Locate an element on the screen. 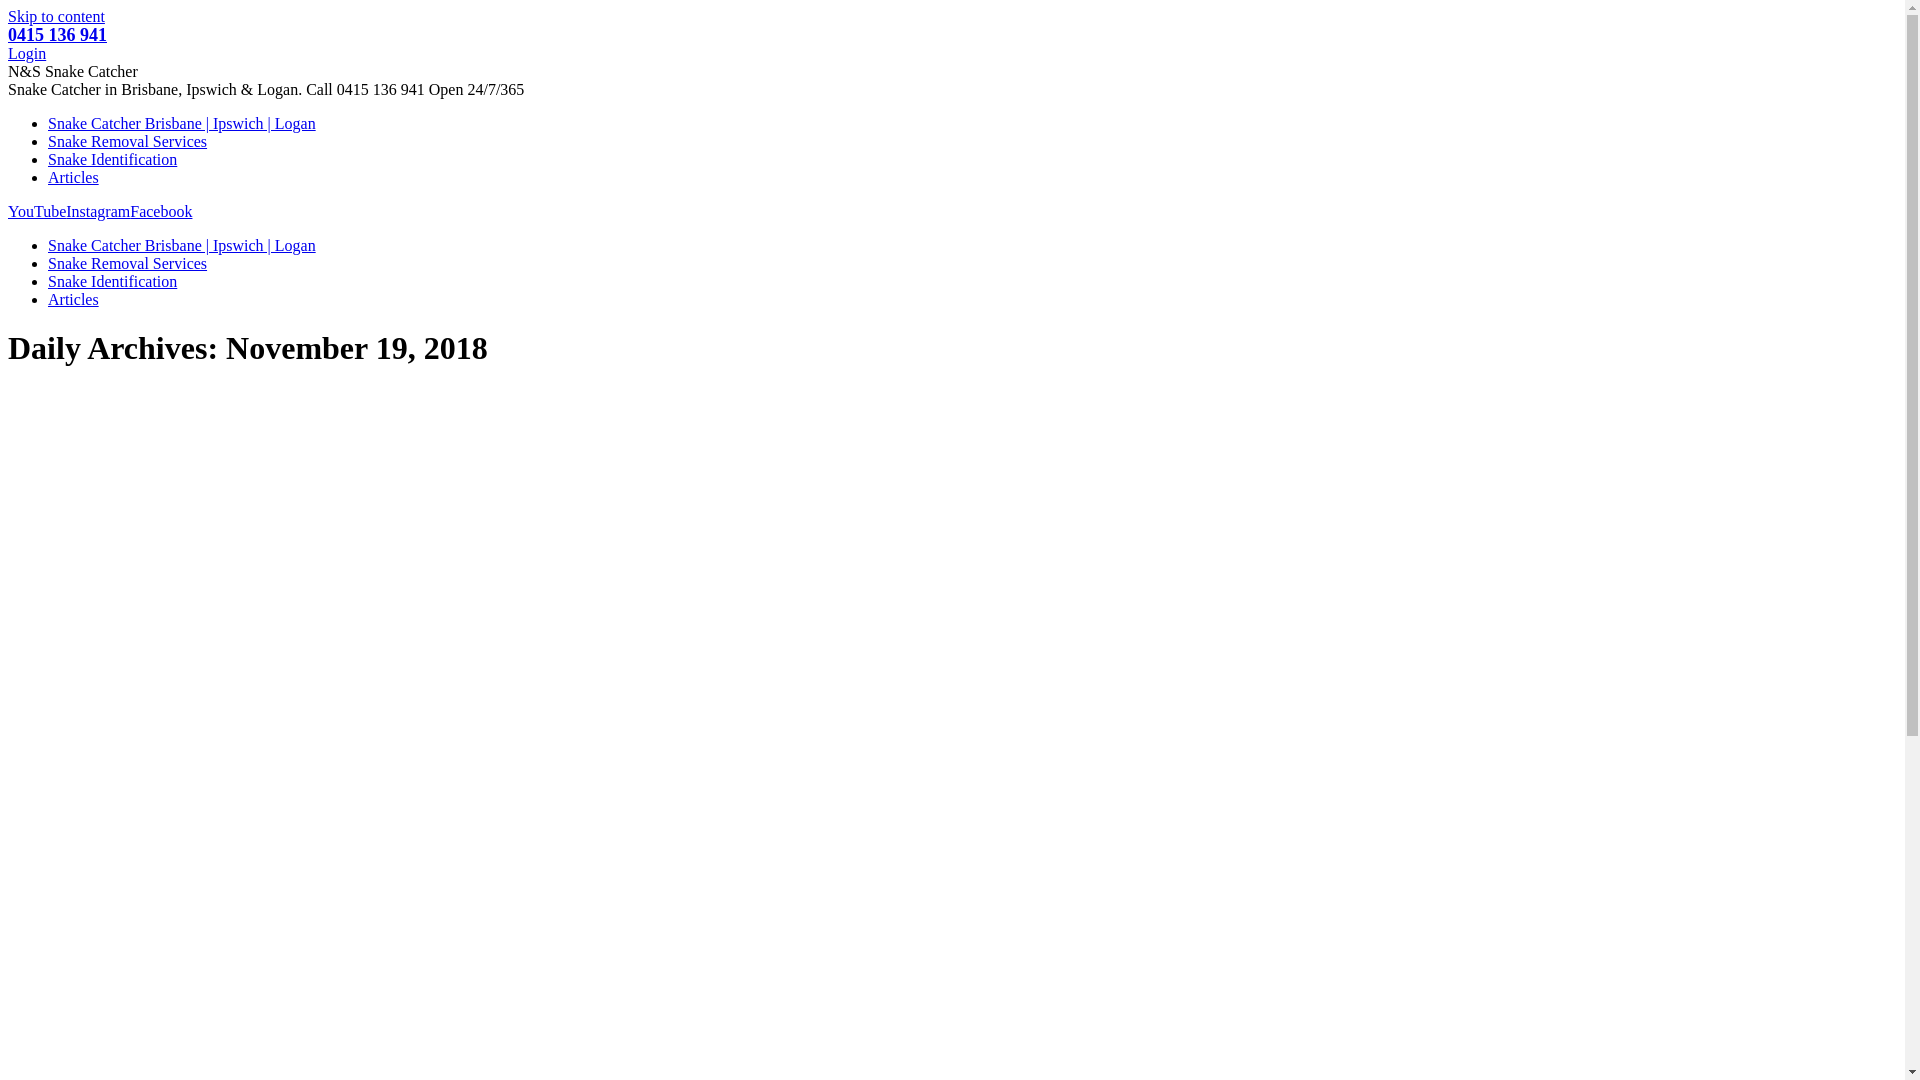 The width and height of the screenshot is (1920, 1080). 'Snake Catcher Brisbane | Ipswich | Logan' is located at coordinates (182, 244).